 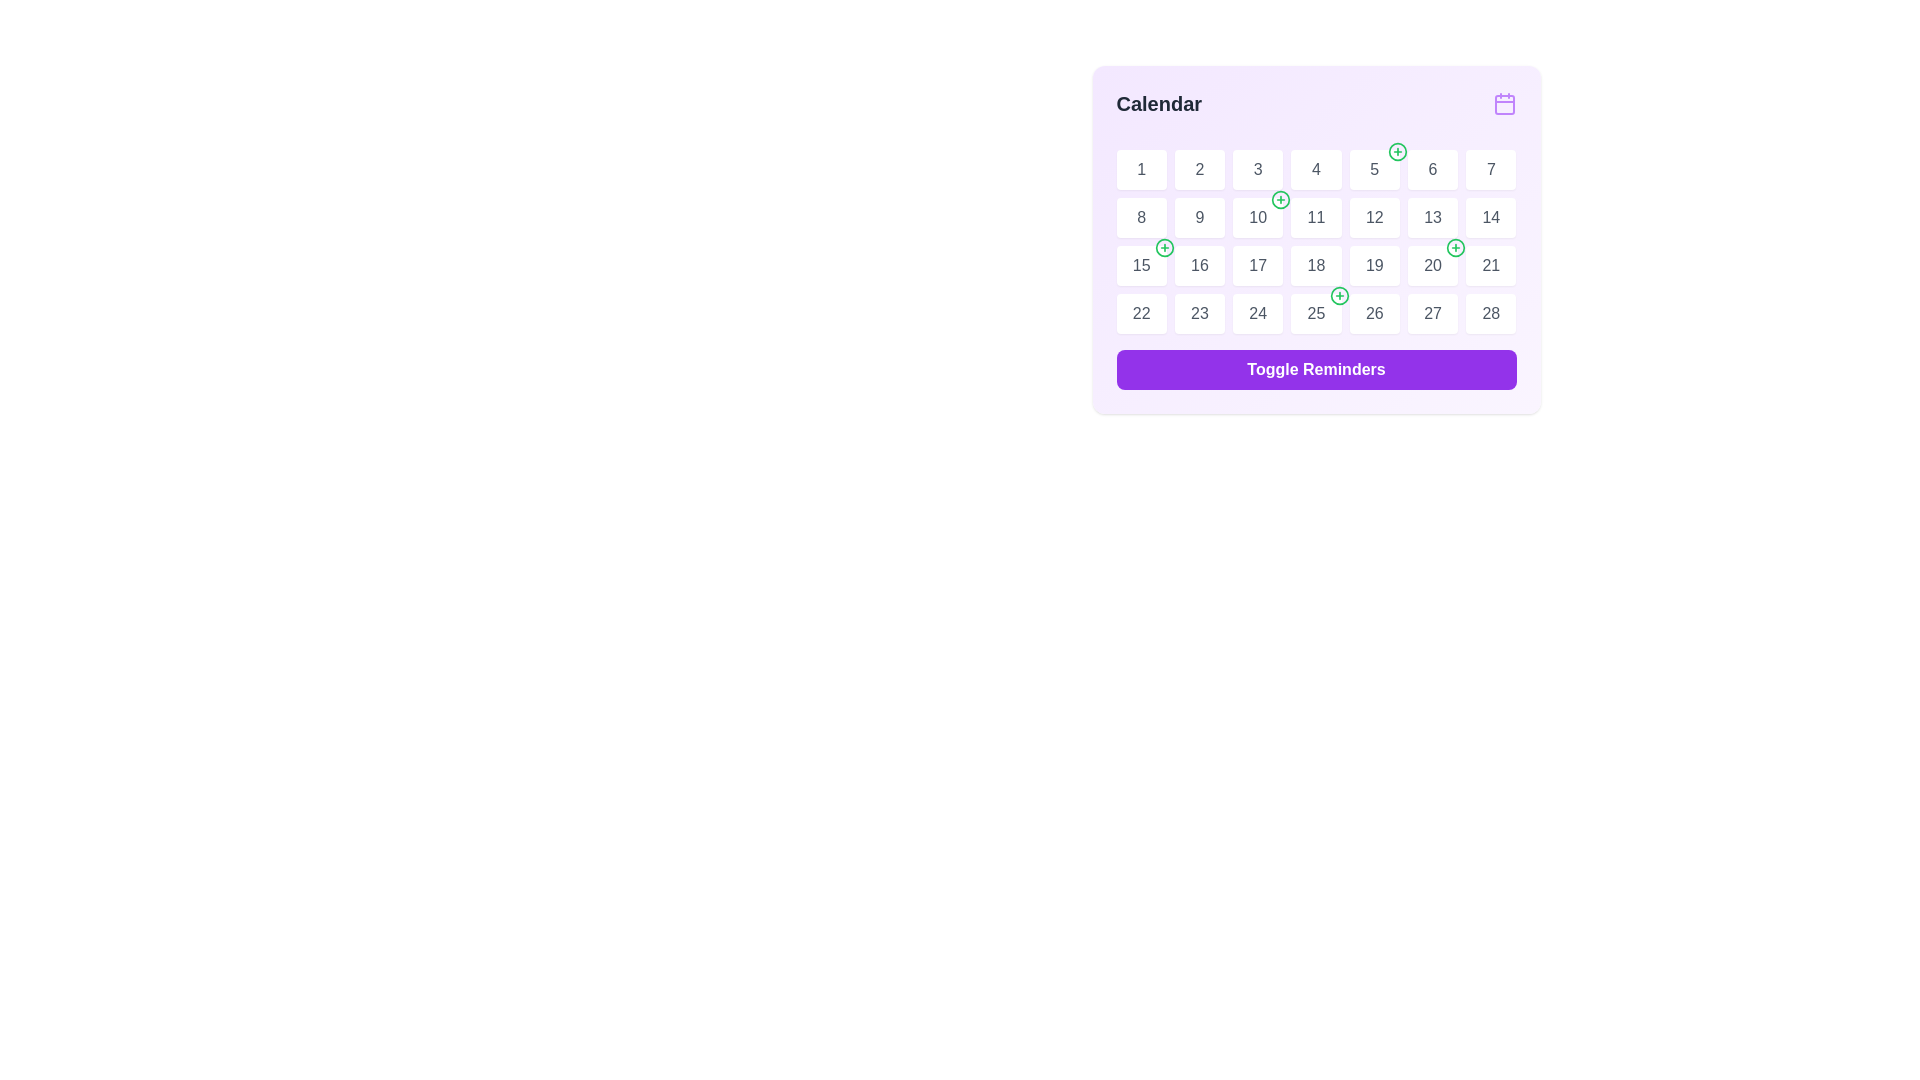 I want to click on the text element containing the number '3' located in the first row and third column of the calendar grid, styled with a gray font color and positioned centrally within a white background day cell, so click(x=1257, y=168).